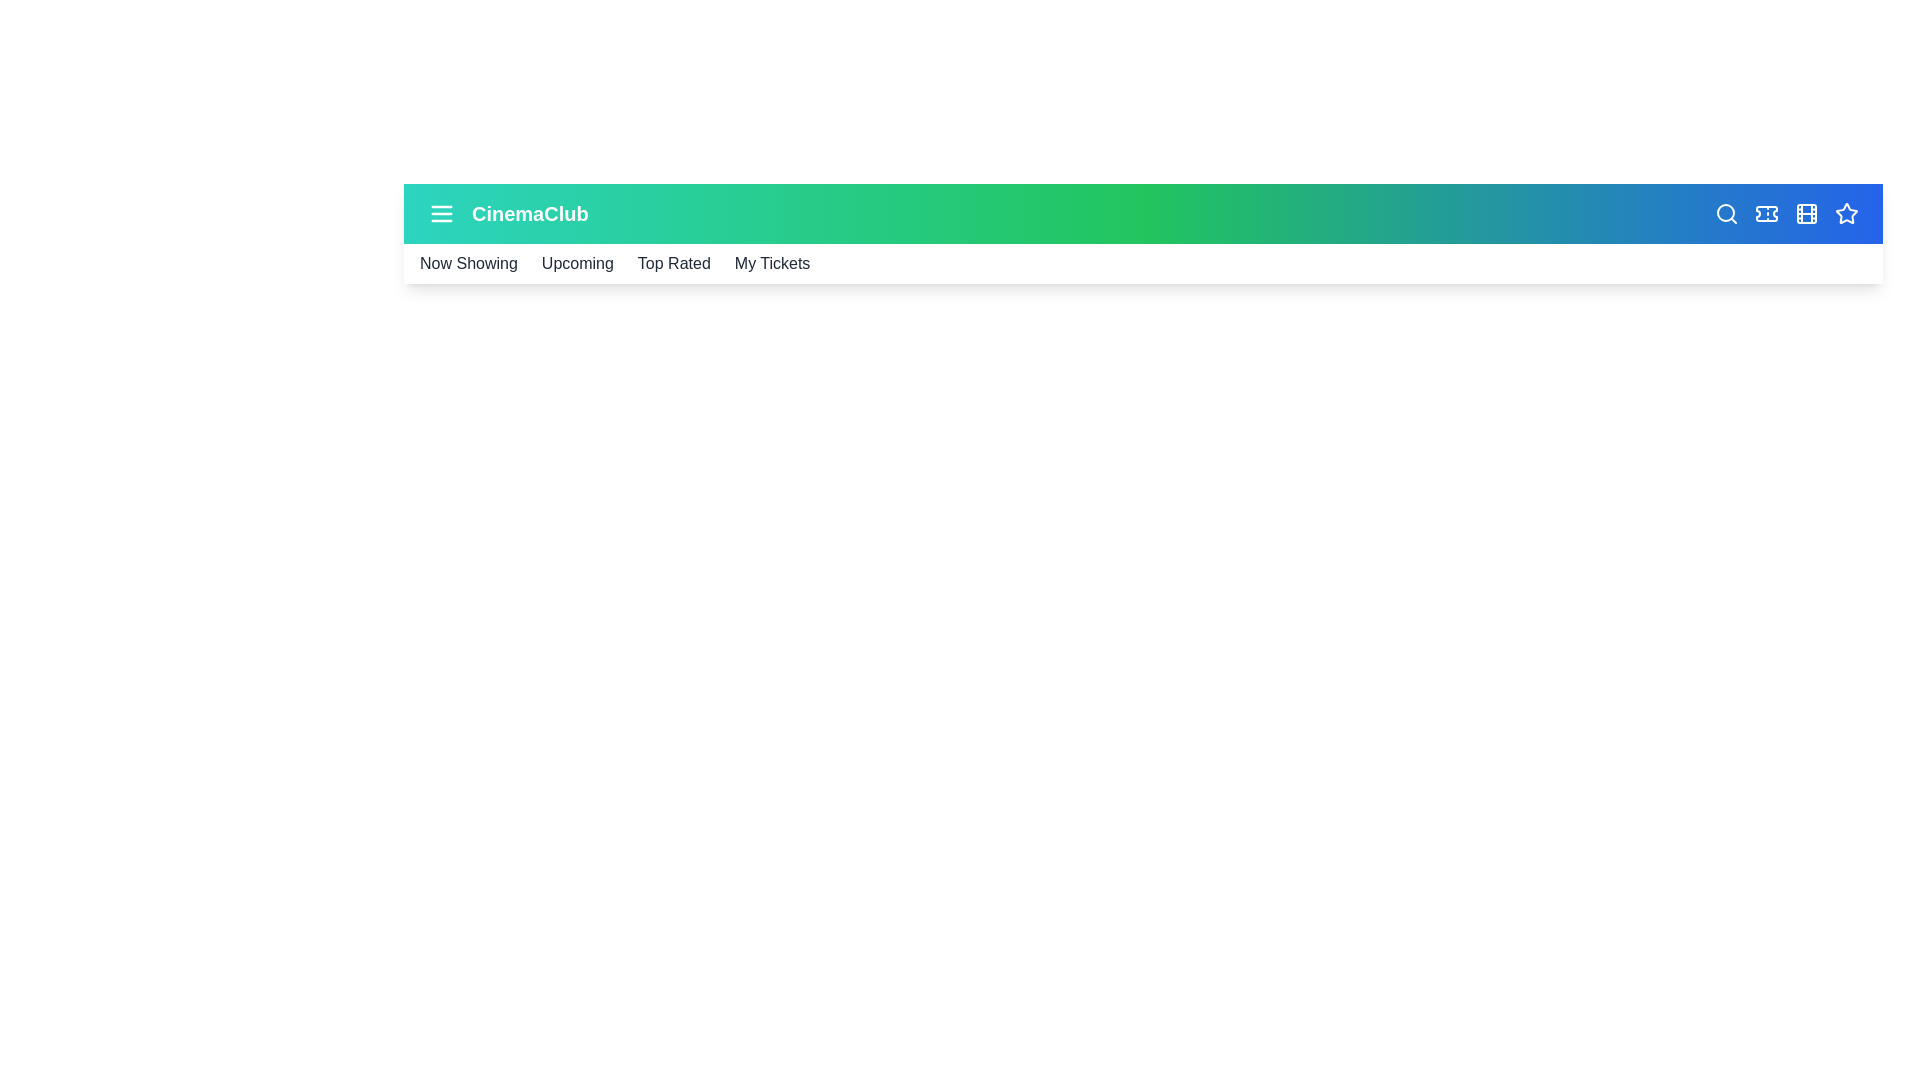 The height and width of the screenshot is (1080, 1920). I want to click on the navigation link for Upcoming, so click(575, 262).